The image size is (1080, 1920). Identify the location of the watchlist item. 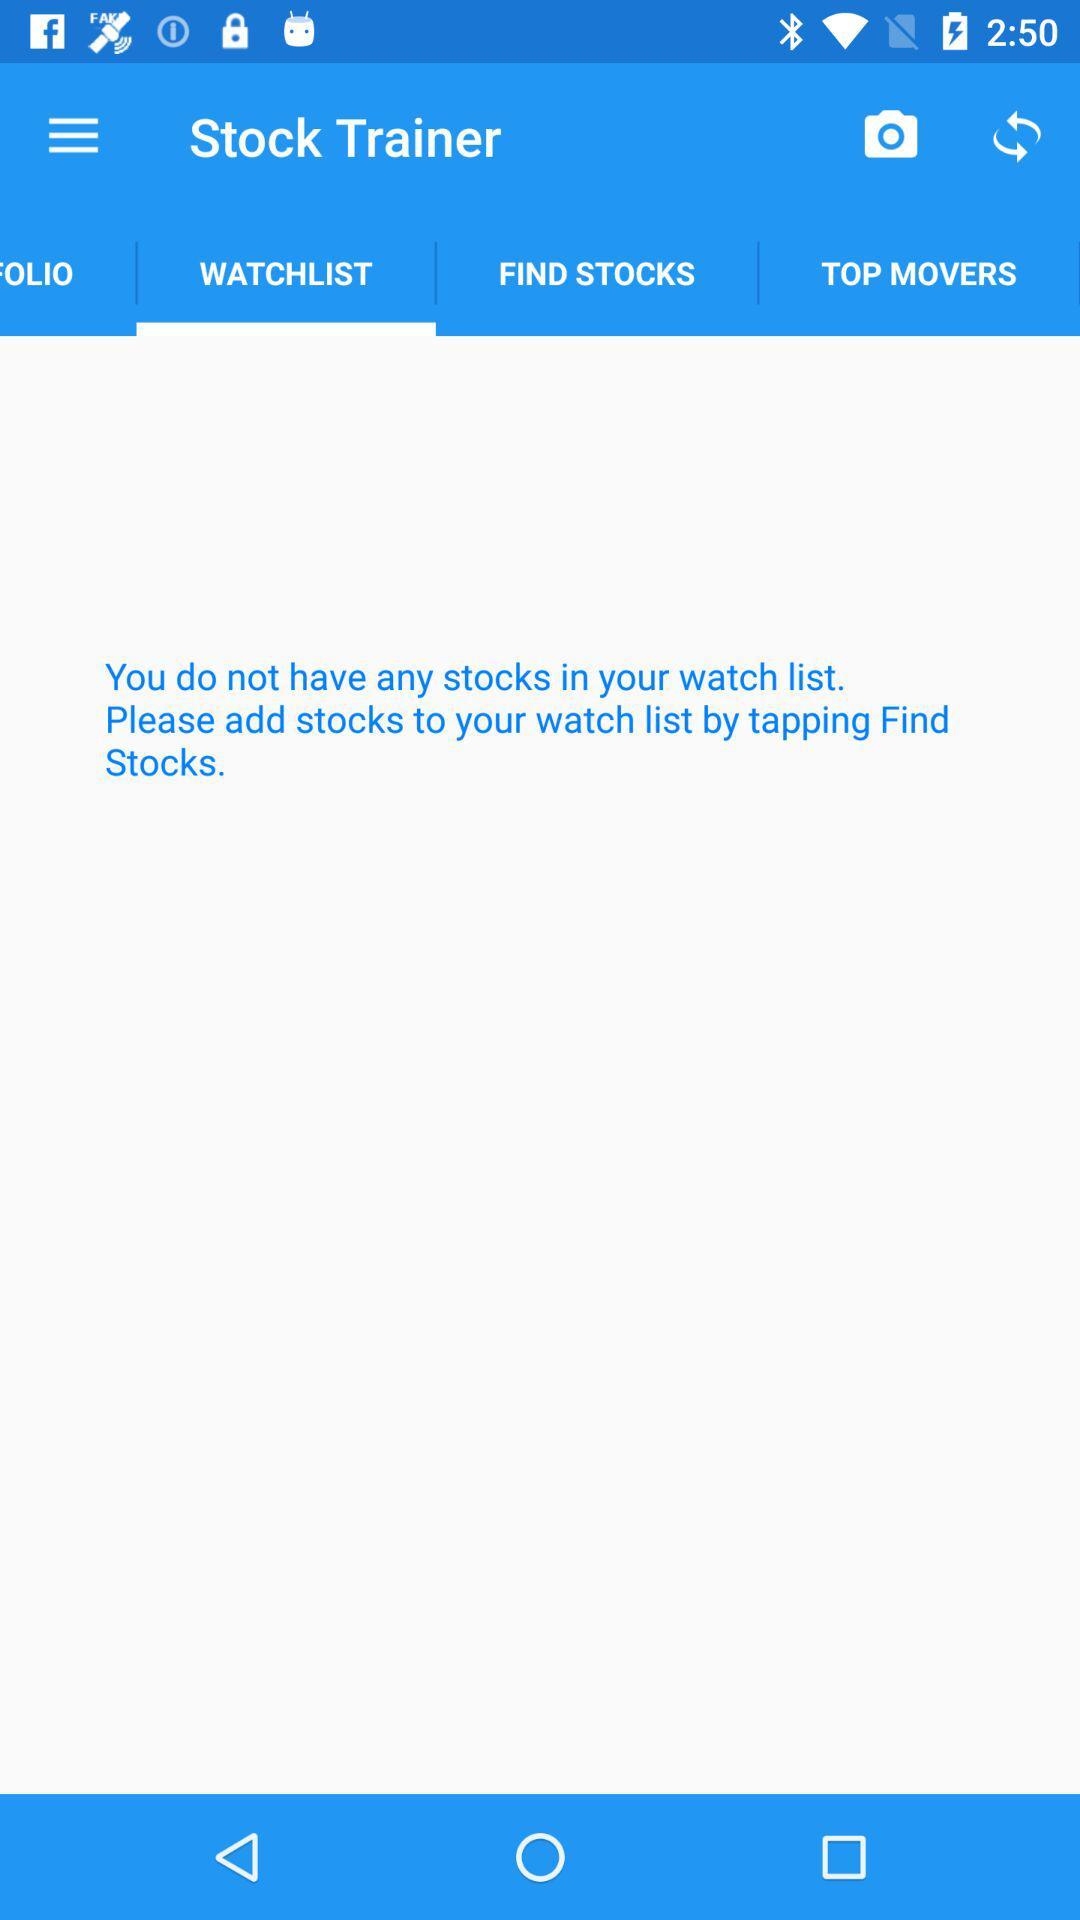
(286, 272).